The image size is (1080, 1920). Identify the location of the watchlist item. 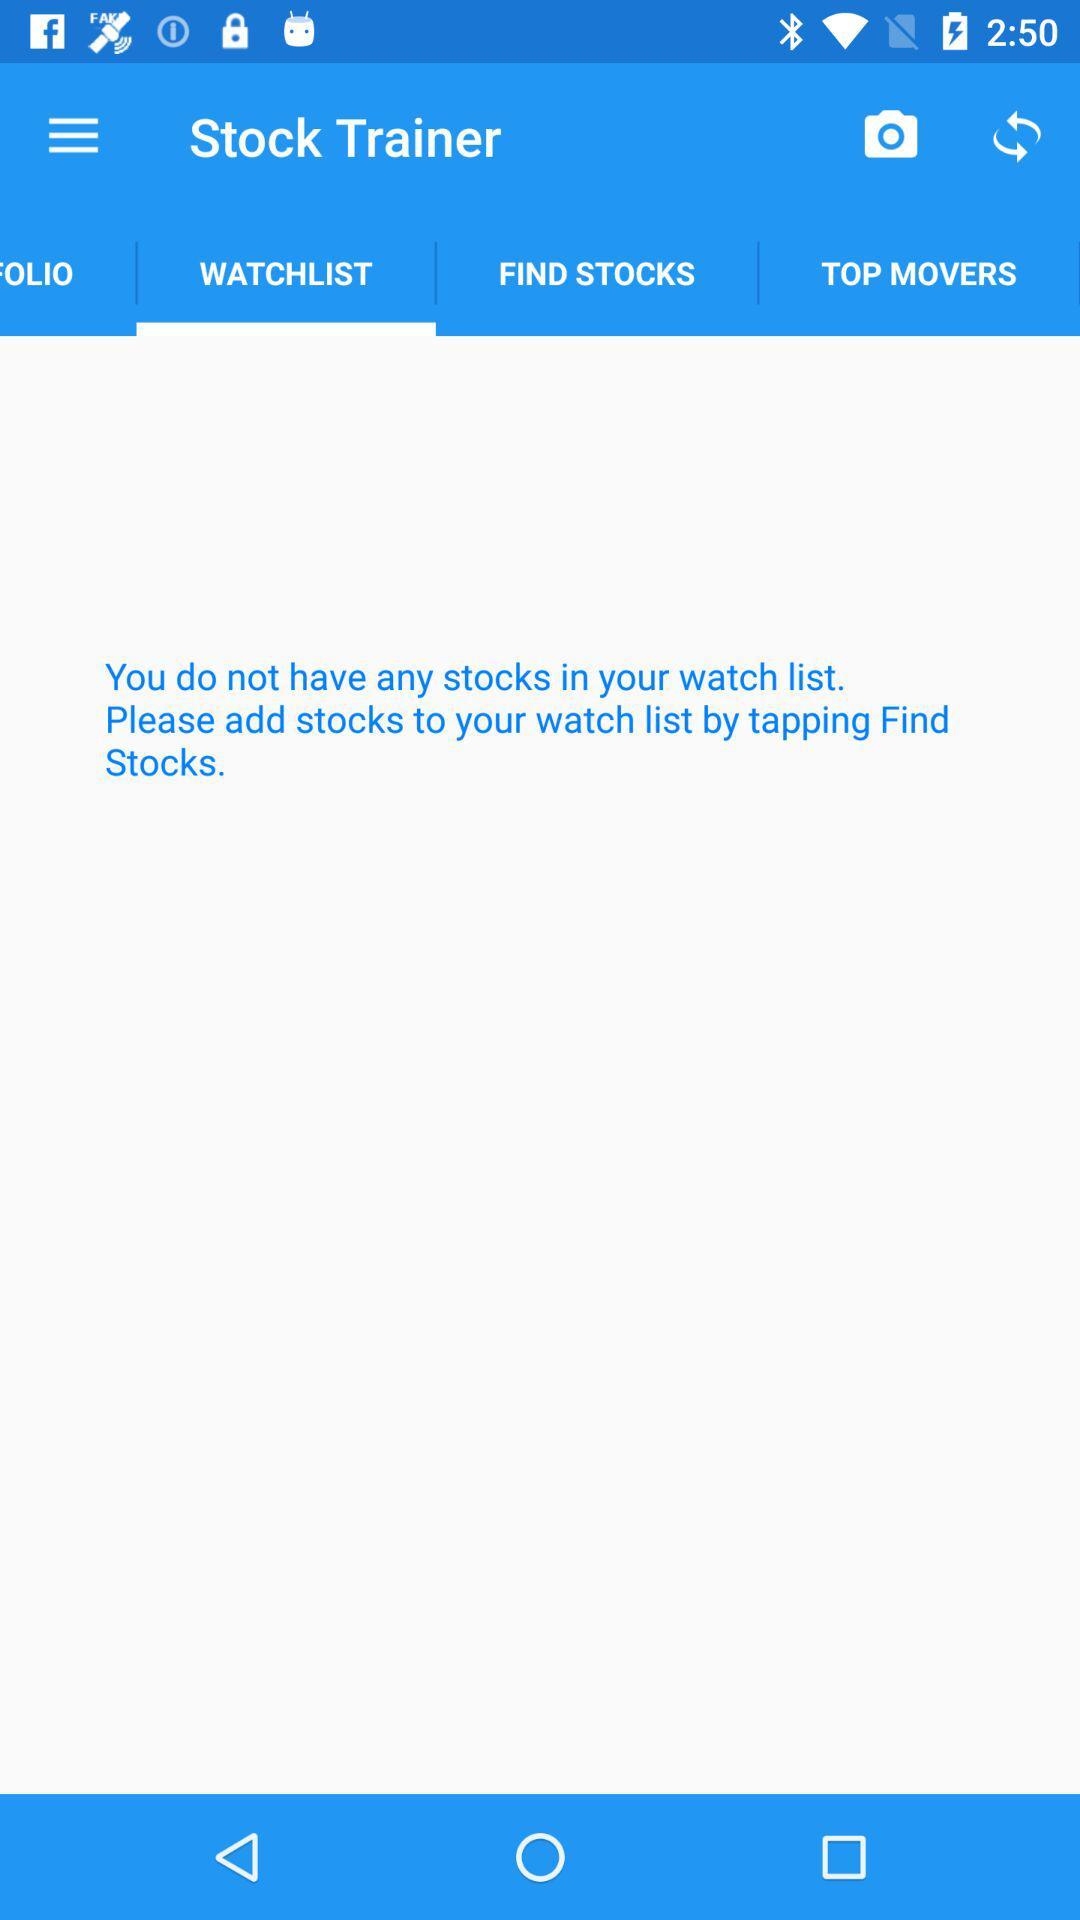
(286, 272).